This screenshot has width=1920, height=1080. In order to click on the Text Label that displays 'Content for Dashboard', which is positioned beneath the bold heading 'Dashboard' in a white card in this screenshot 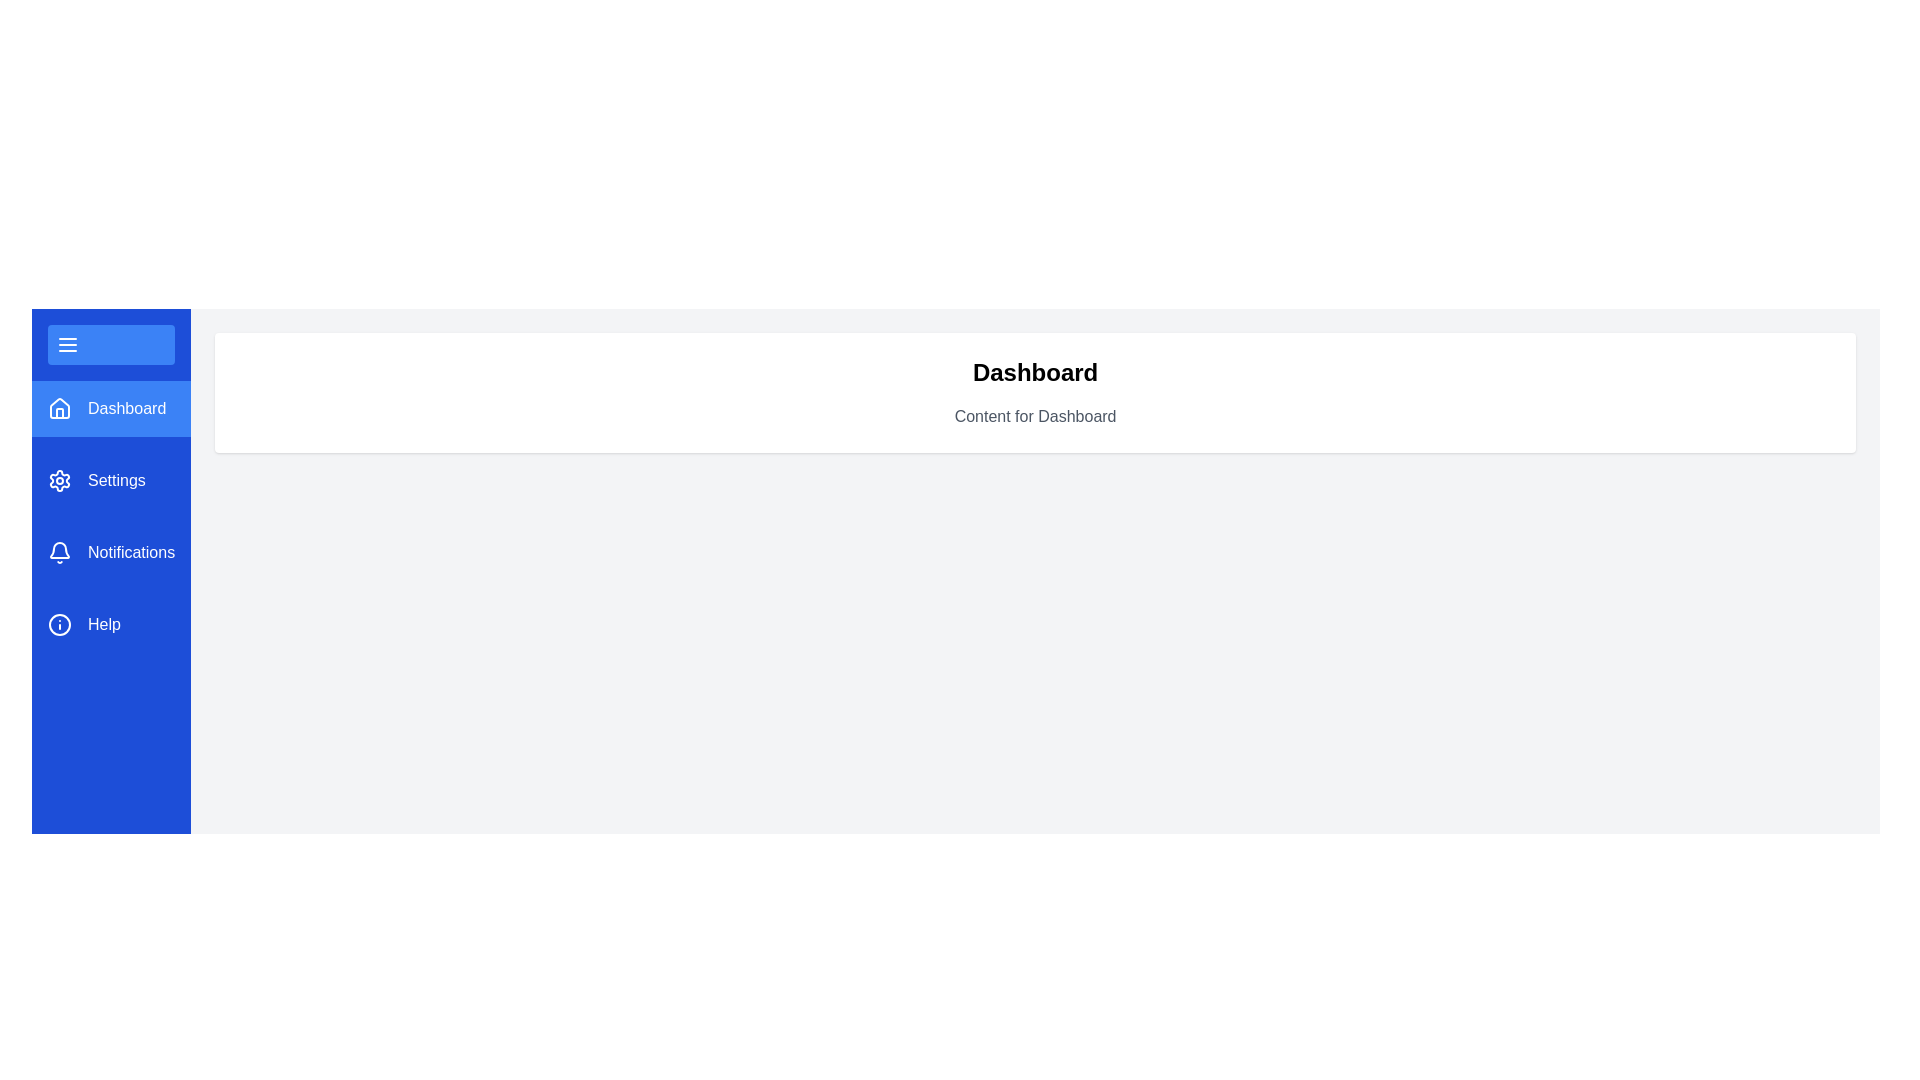, I will do `click(1035, 415)`.